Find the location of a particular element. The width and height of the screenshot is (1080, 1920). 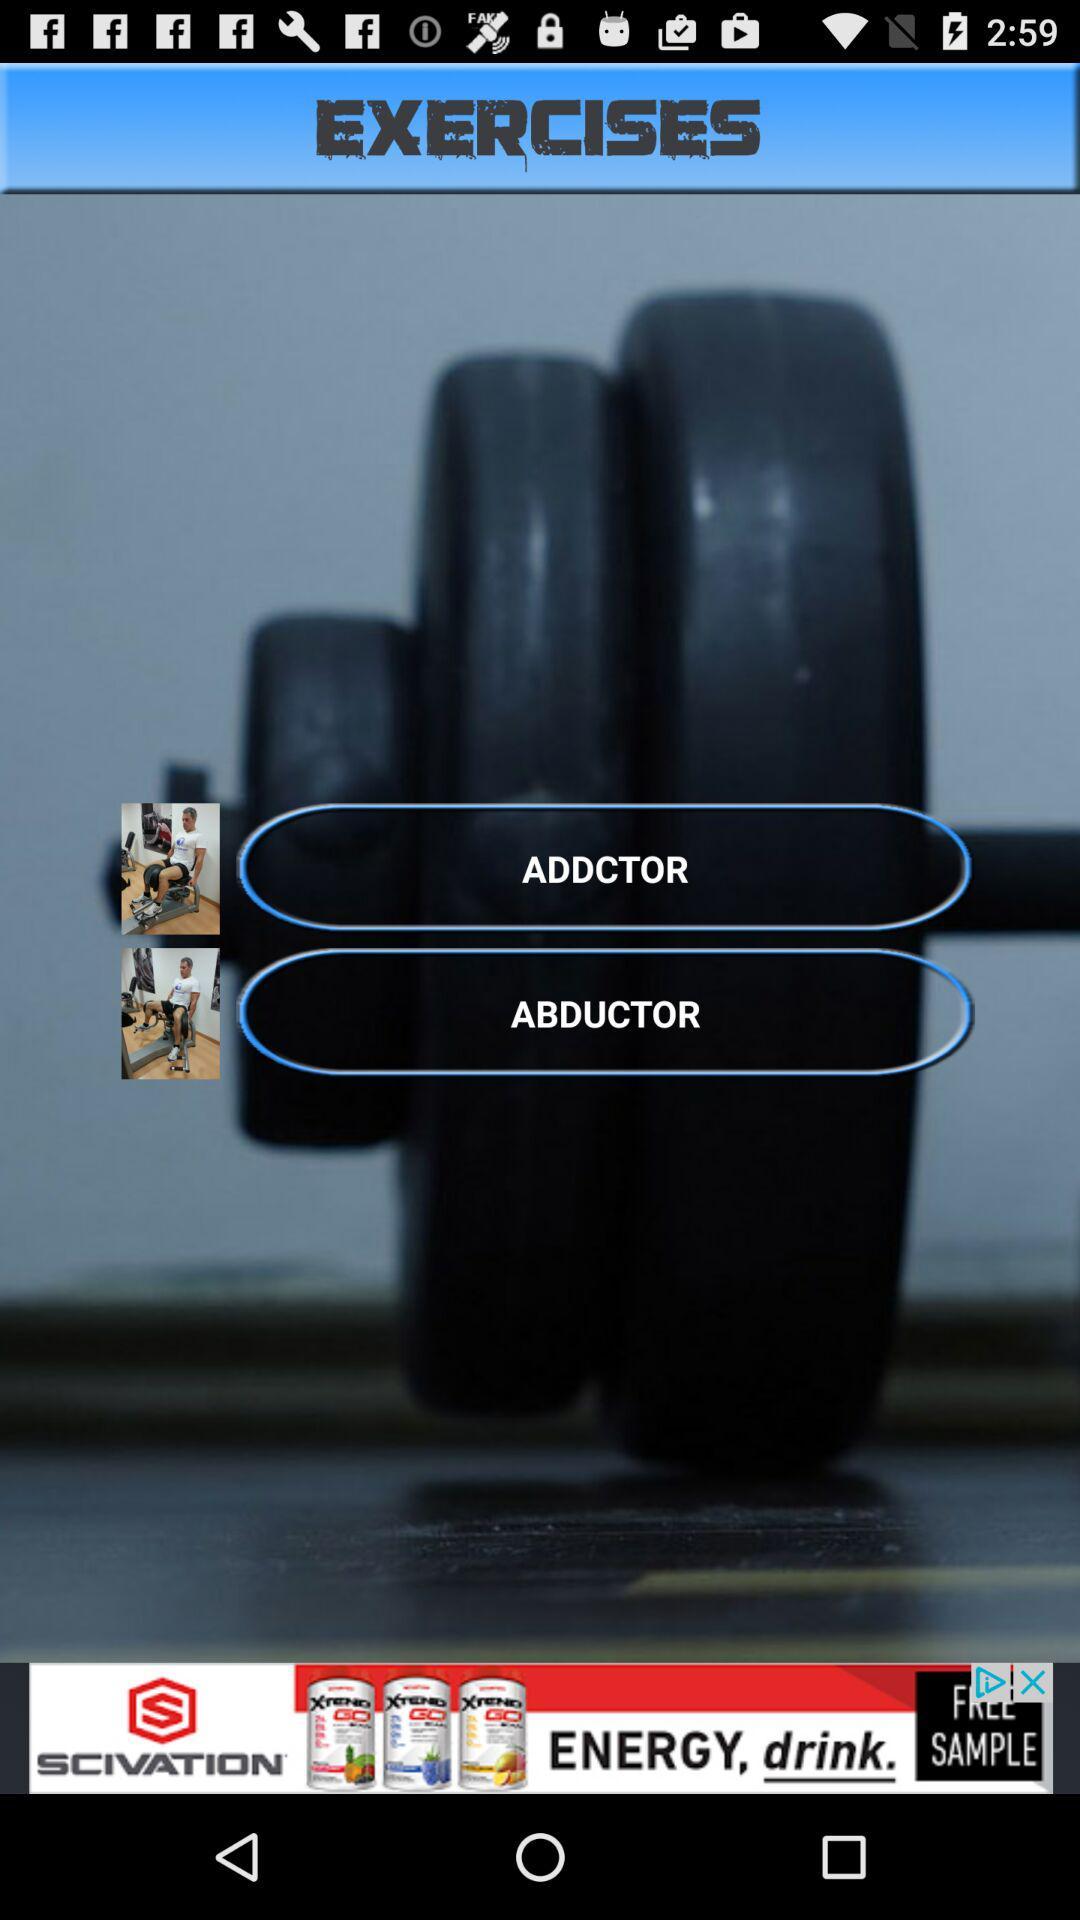

sponsored content is located at coordinates (540, 1727).